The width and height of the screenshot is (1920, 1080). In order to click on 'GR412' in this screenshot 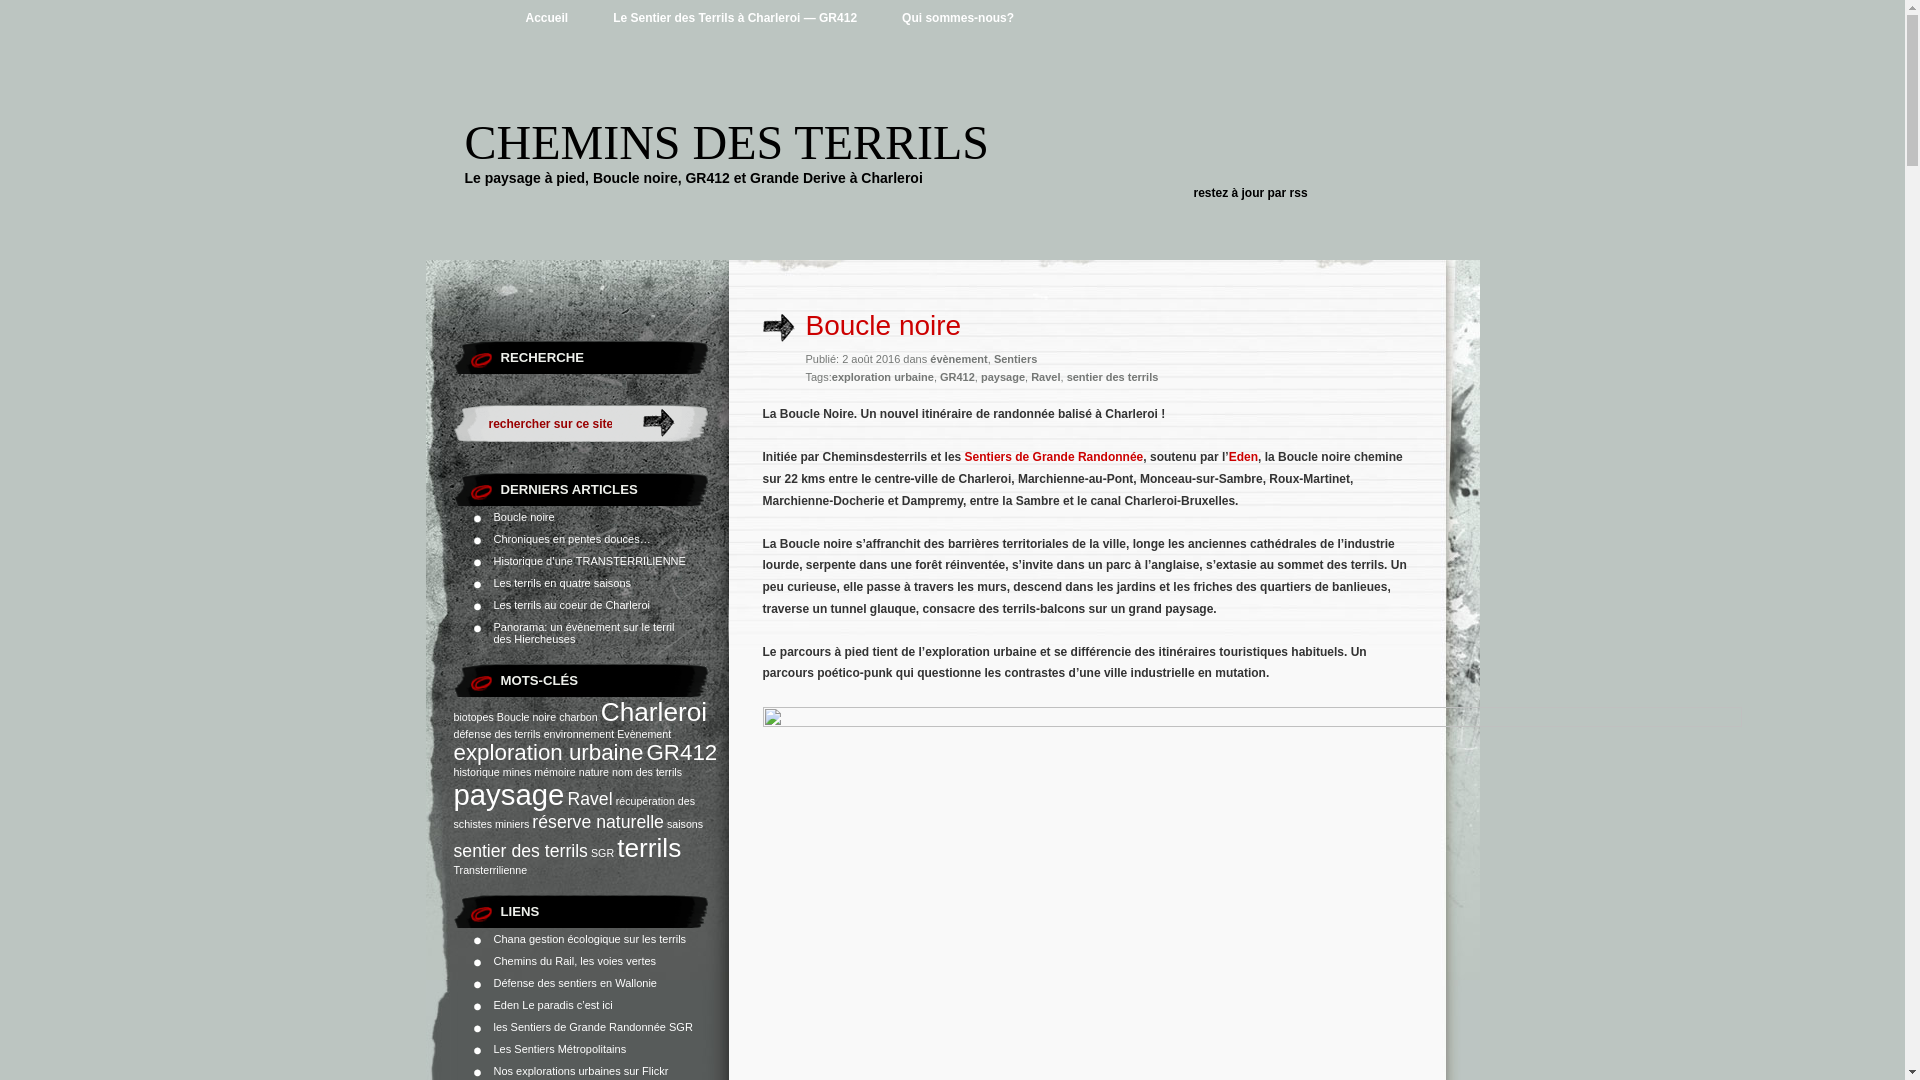, I will do `click(956, 377)`.